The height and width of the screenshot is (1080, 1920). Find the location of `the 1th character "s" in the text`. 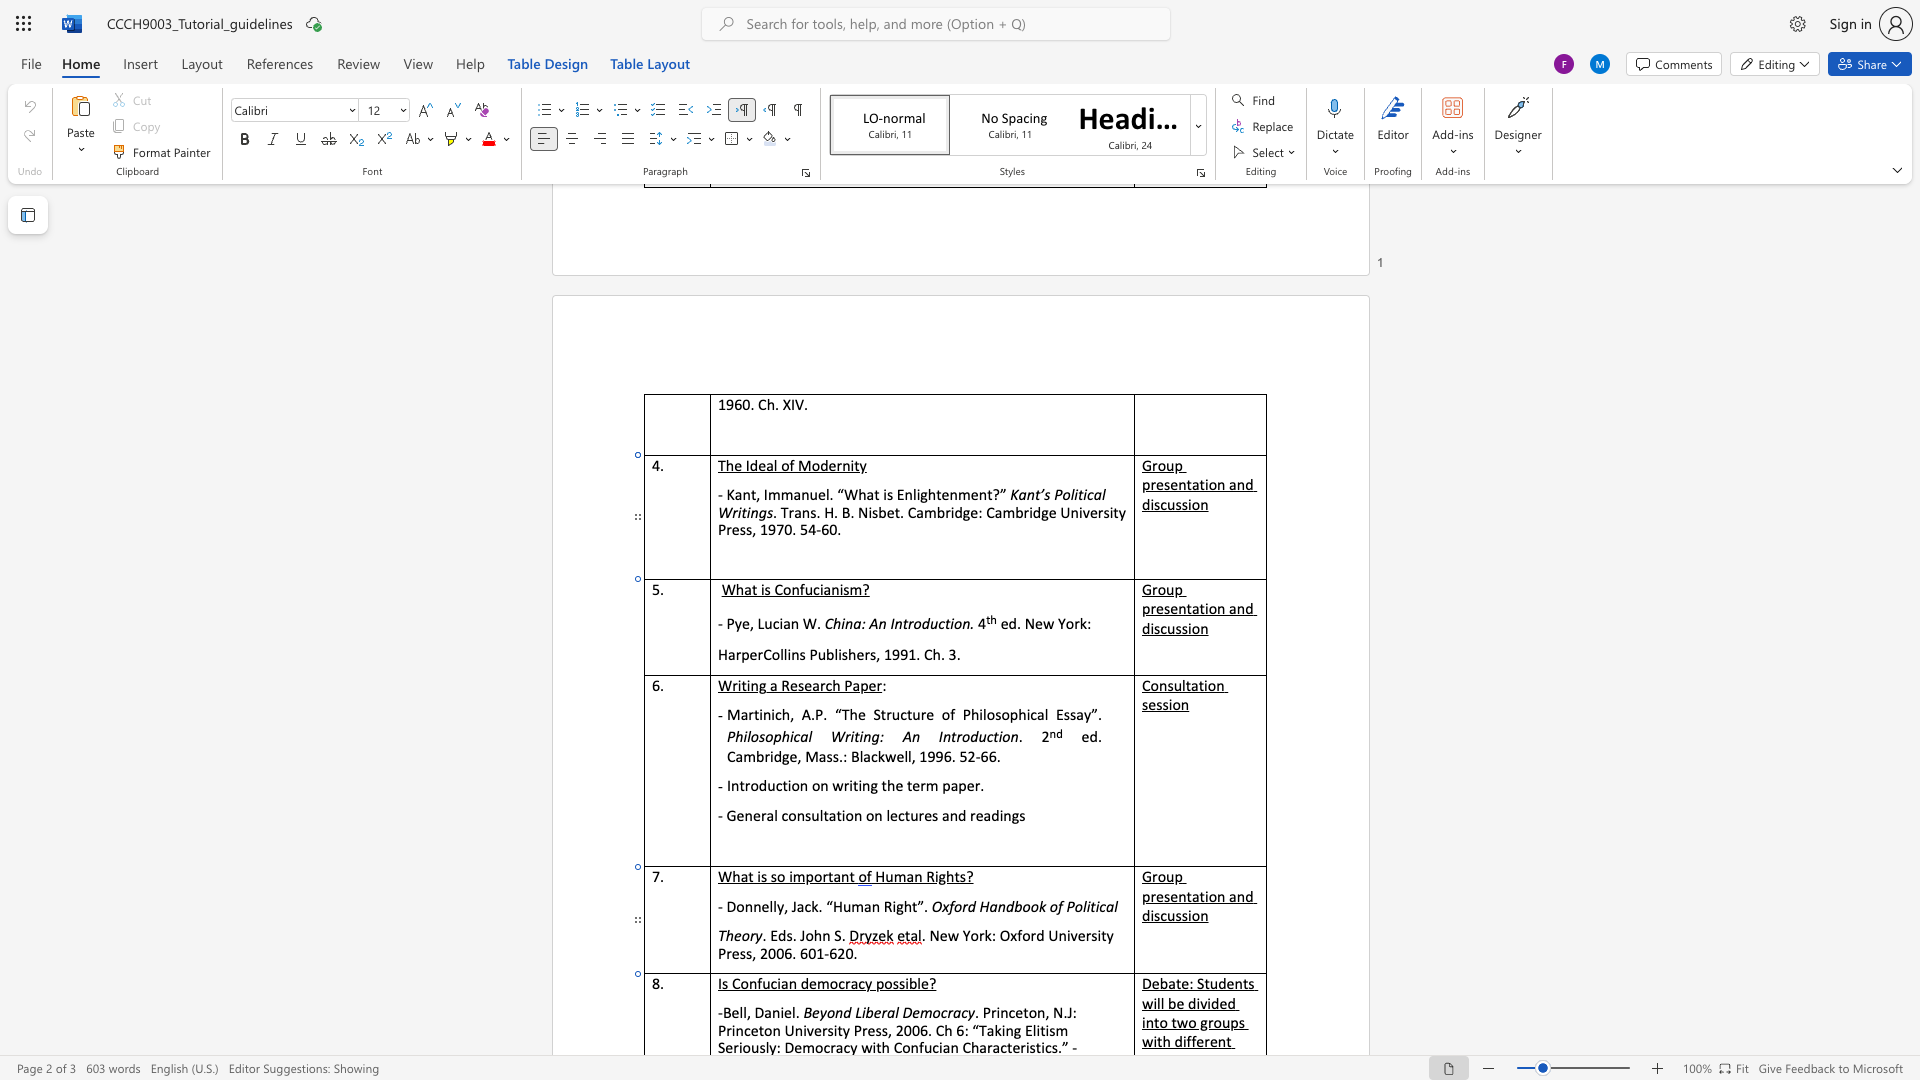

the 1th character "s" in the text is located at coordinates (1166, 607).